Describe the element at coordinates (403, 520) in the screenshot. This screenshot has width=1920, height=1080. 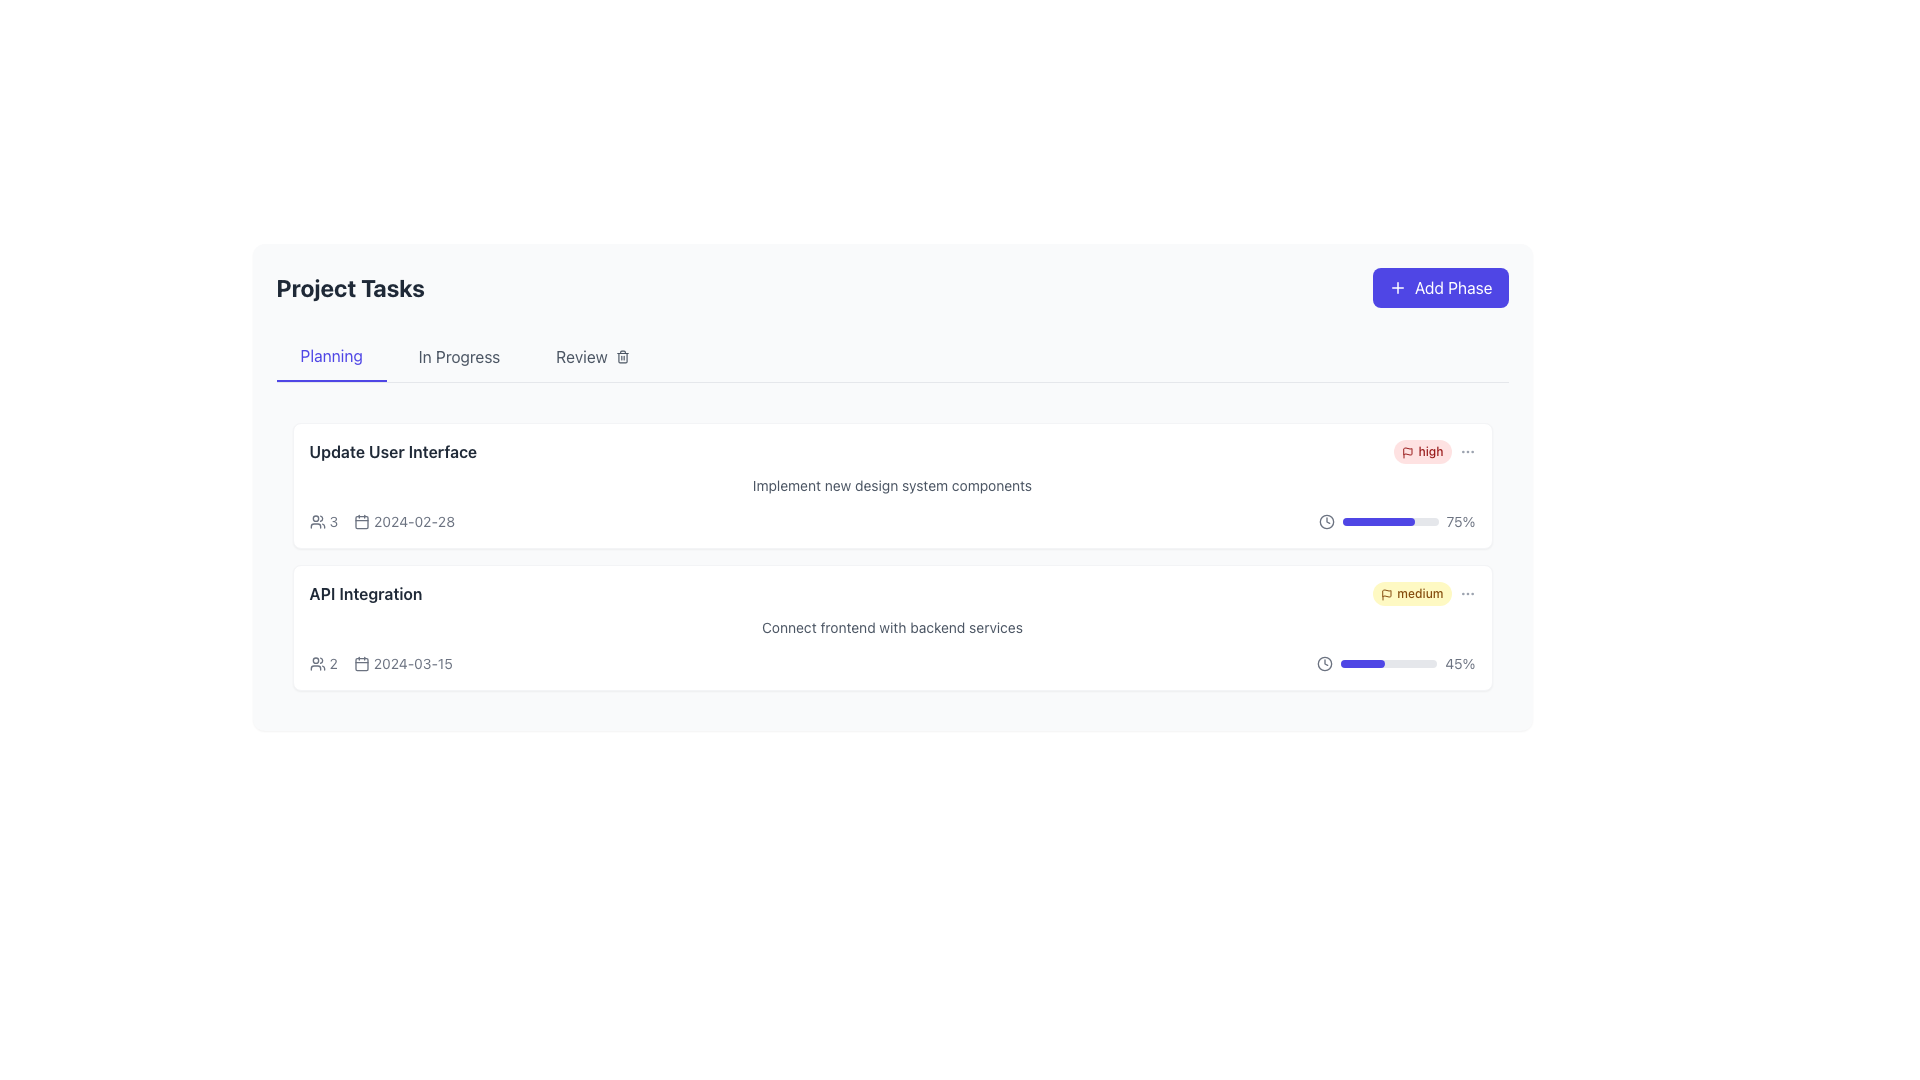
I see `the Date label displaying '2024-02-28' in the 'Planning' section of the task list` at that location.